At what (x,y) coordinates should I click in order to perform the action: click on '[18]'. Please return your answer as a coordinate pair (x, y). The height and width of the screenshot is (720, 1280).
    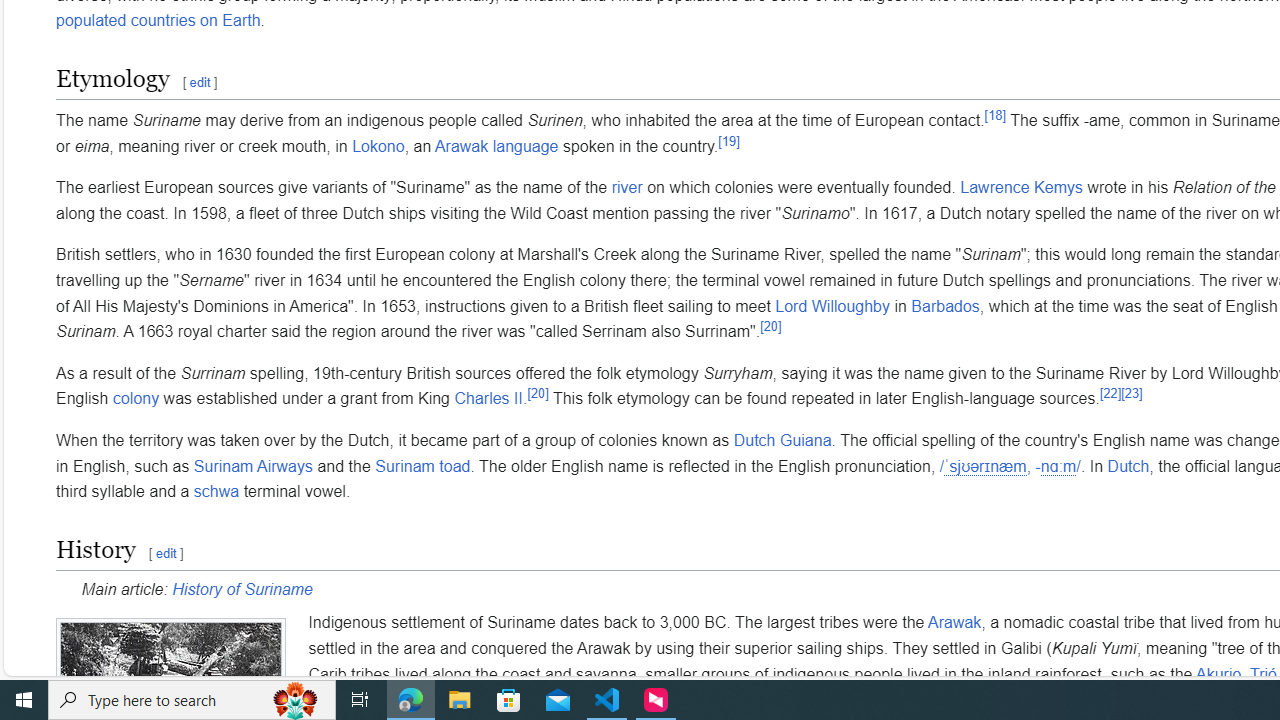
    Looking at the image, I should click on (995, 115).